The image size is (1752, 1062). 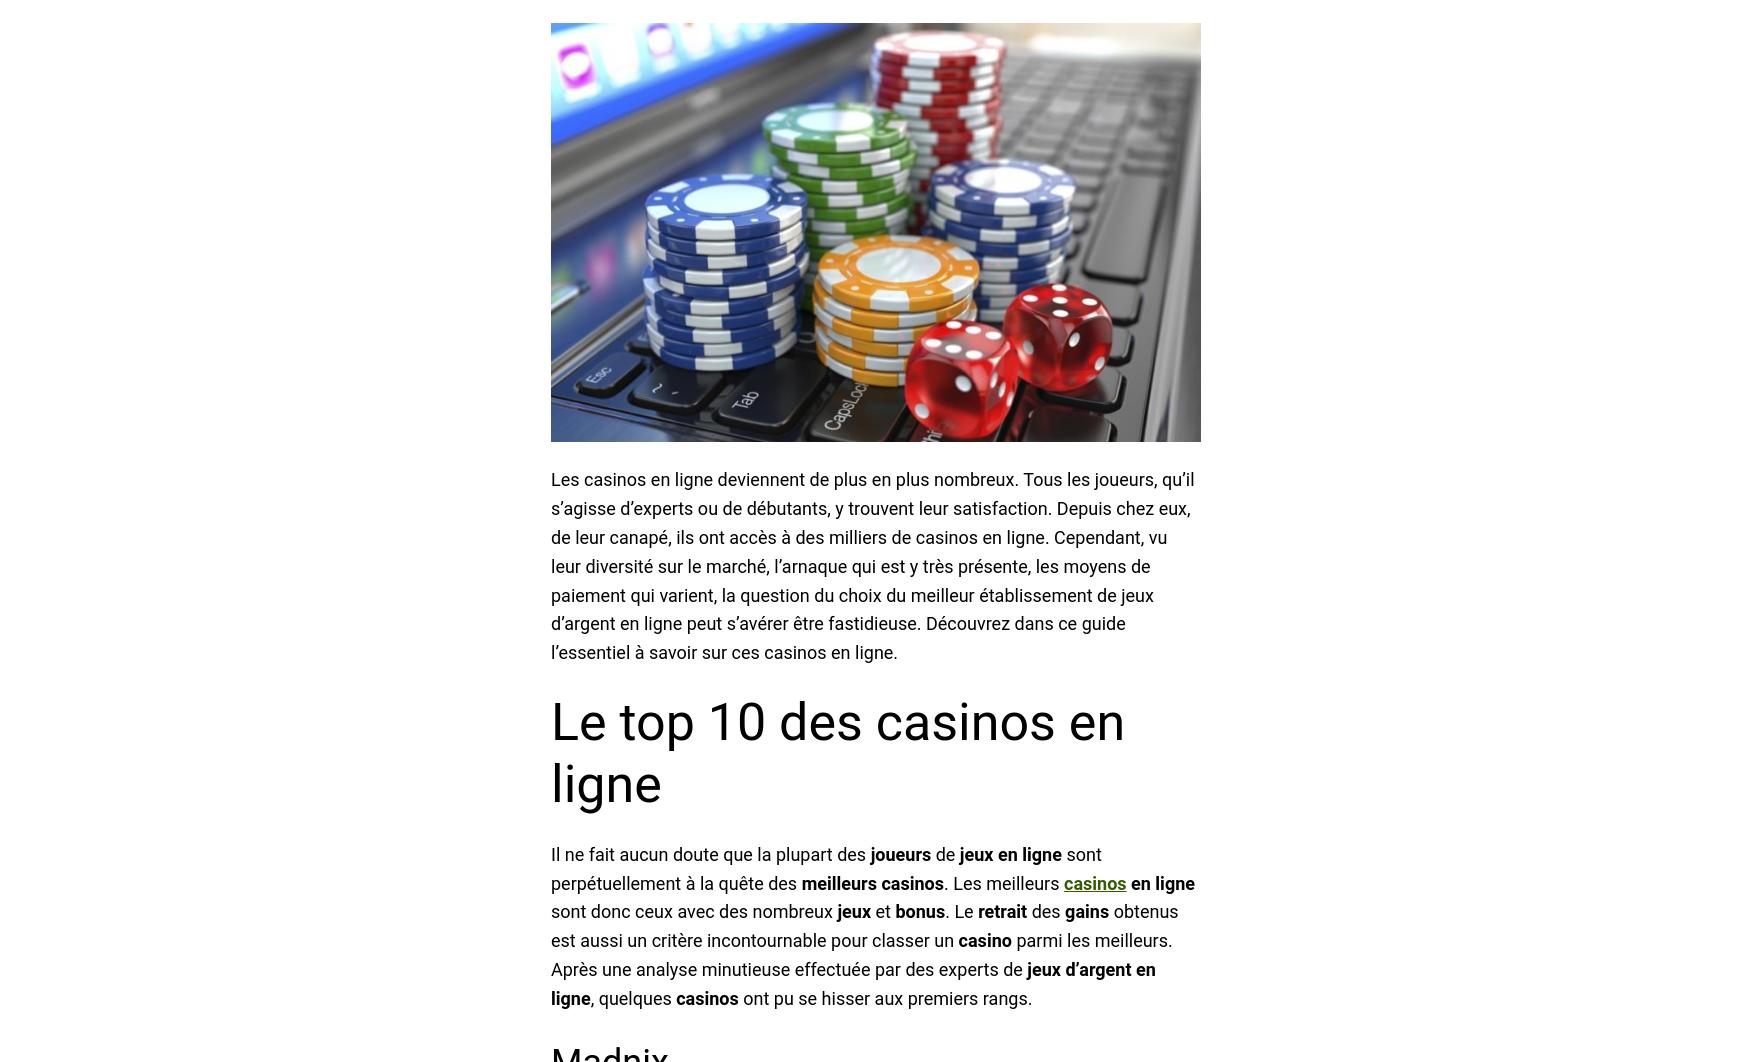 What do you see at coordinates (960, 910) in the screenshot?
I see `'. Le'` at bounding box center [960, 910].